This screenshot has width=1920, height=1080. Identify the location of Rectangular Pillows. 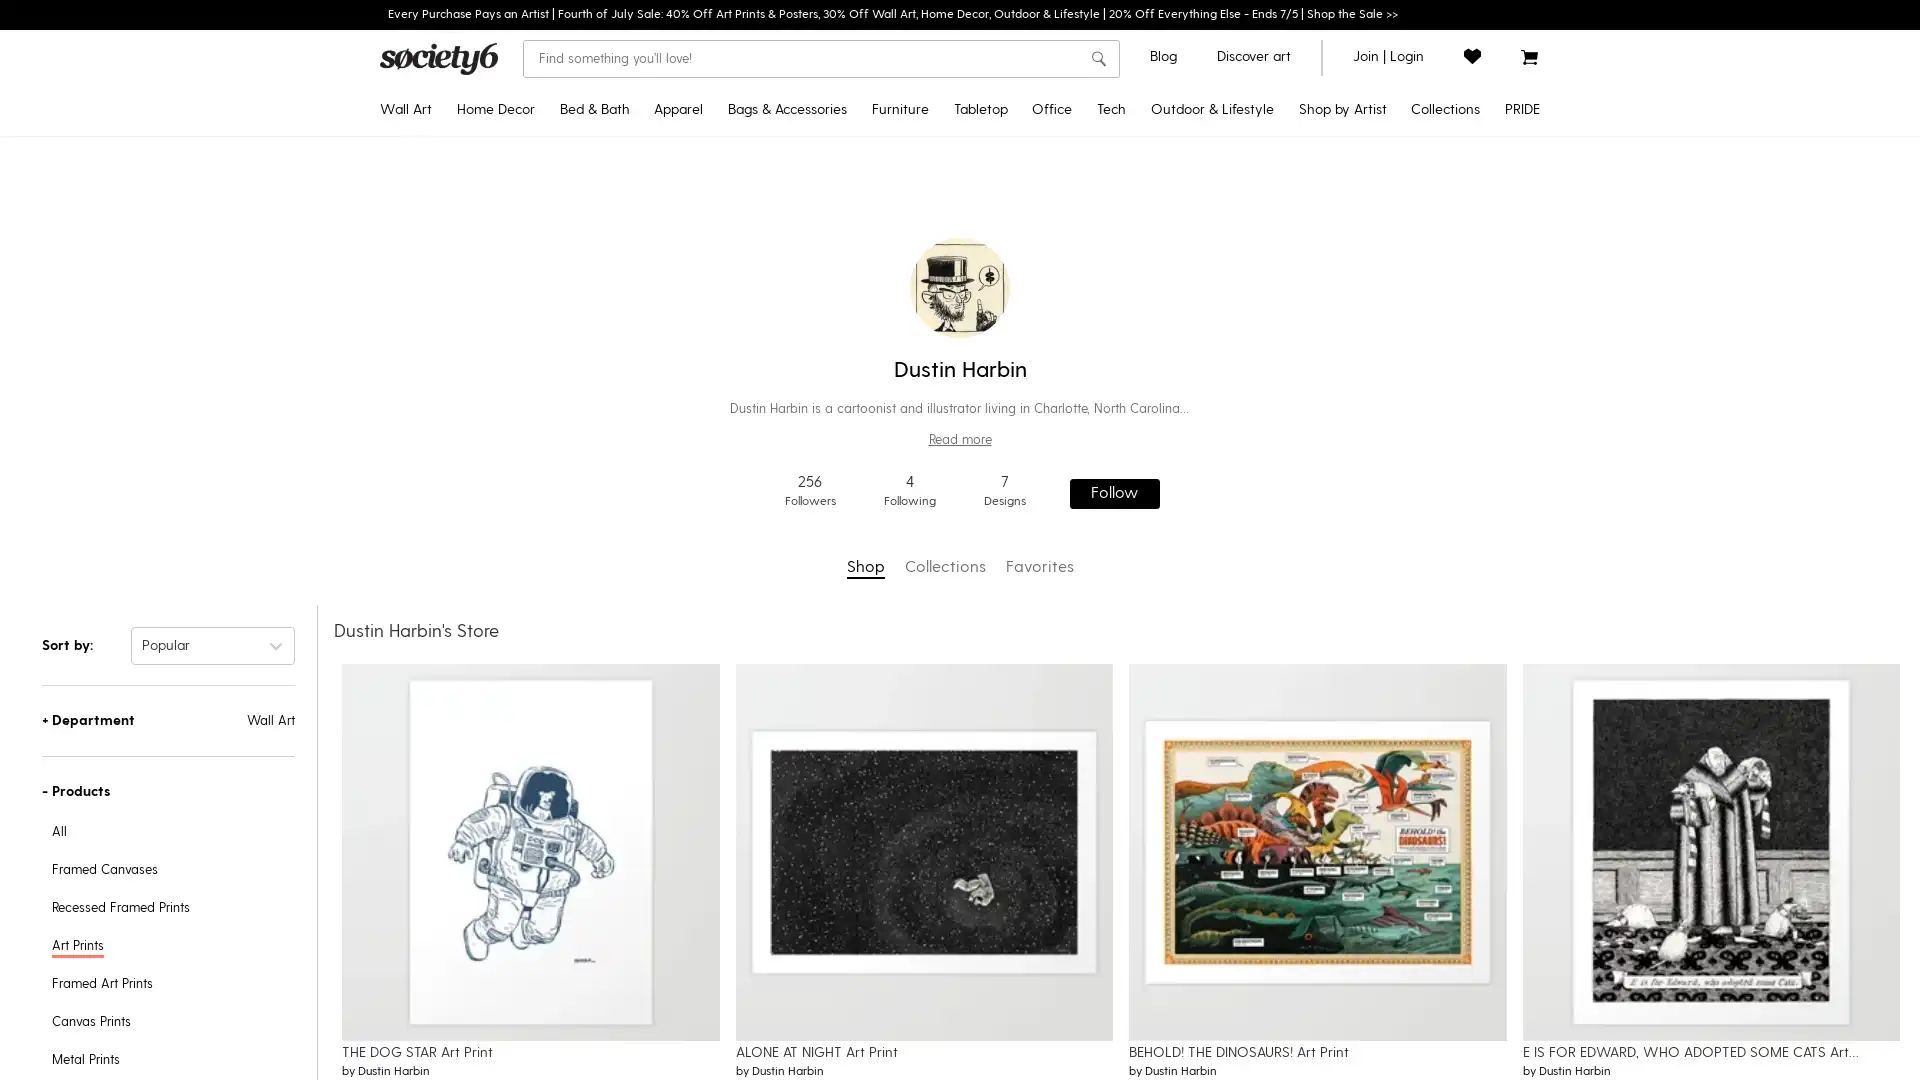
(533, 224).